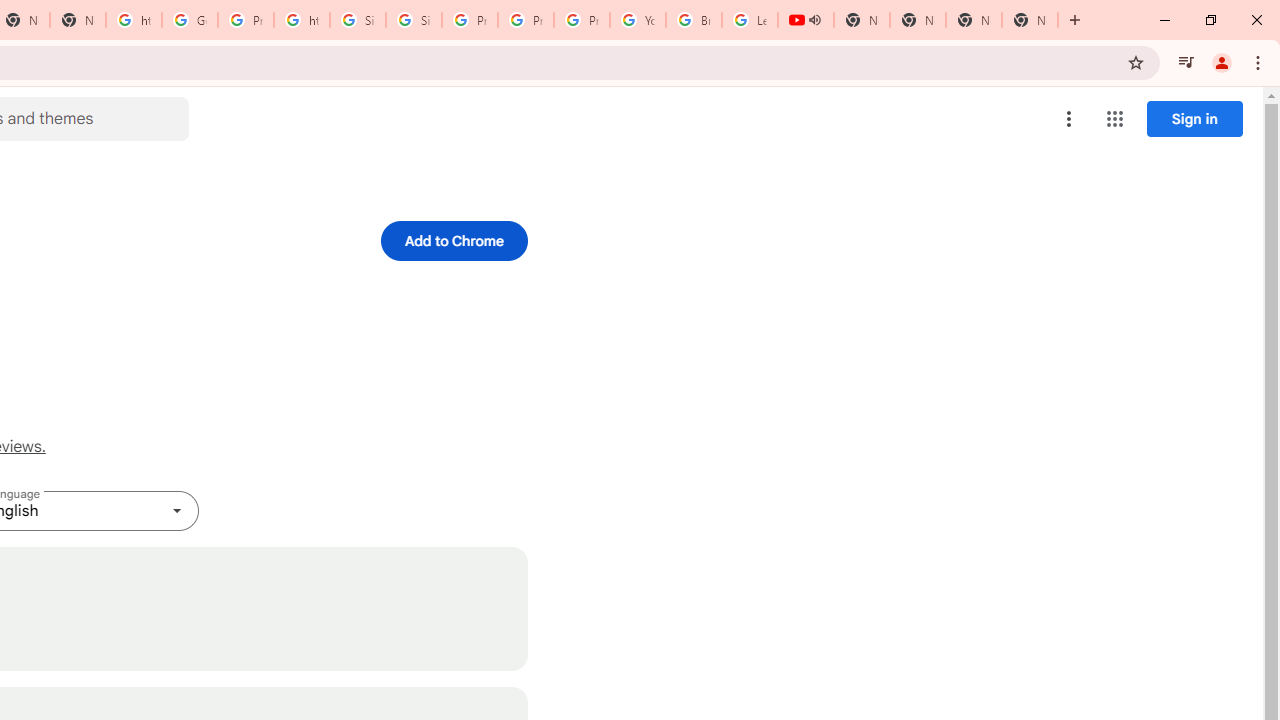 The width and height of the screenshot is (1280, 720). Describe the element at coordinates (1030, 20) in the screenshot. I see `'New Tab'` at that location.